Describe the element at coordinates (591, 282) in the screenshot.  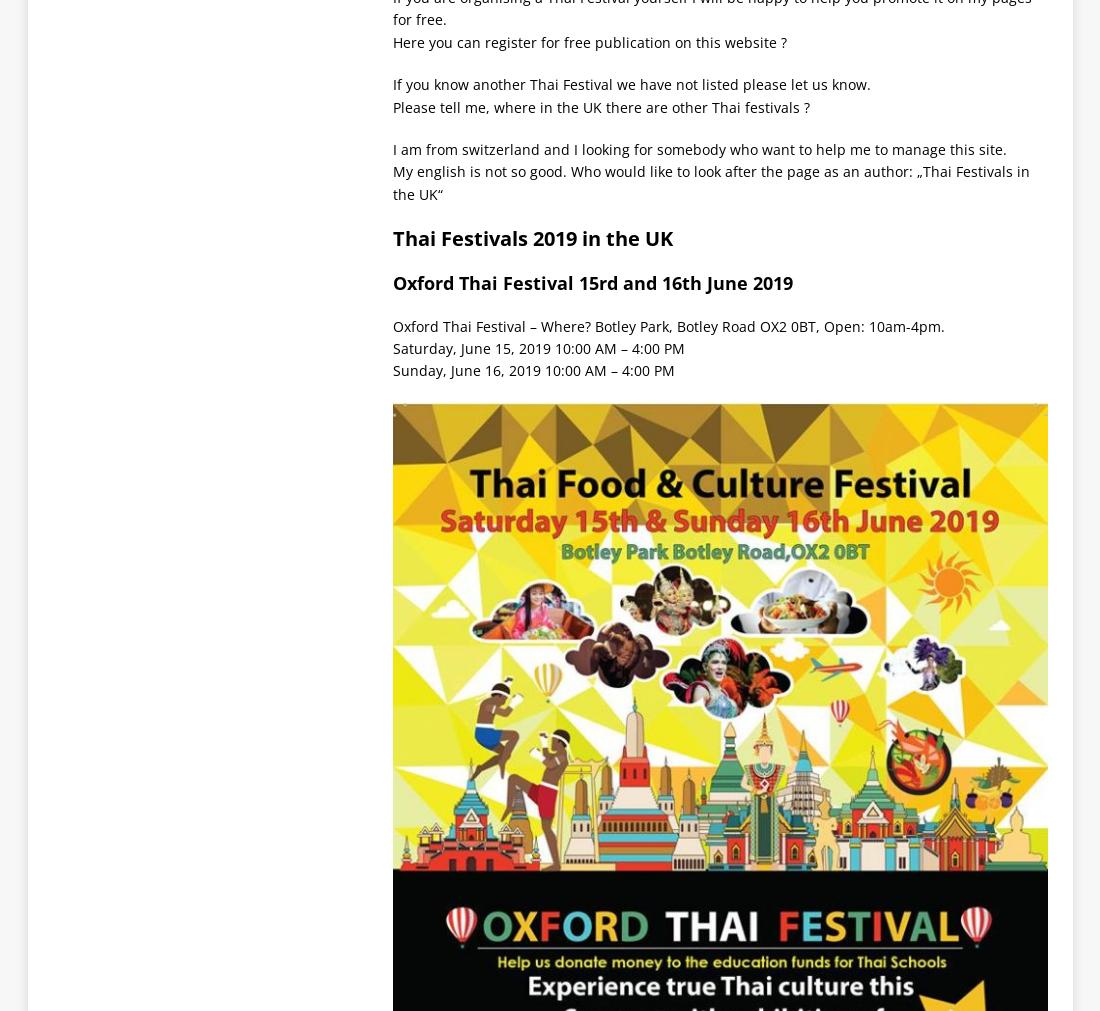
I see `'Oxford Thai Festival 15rd and 16th June 2019'` at that location.